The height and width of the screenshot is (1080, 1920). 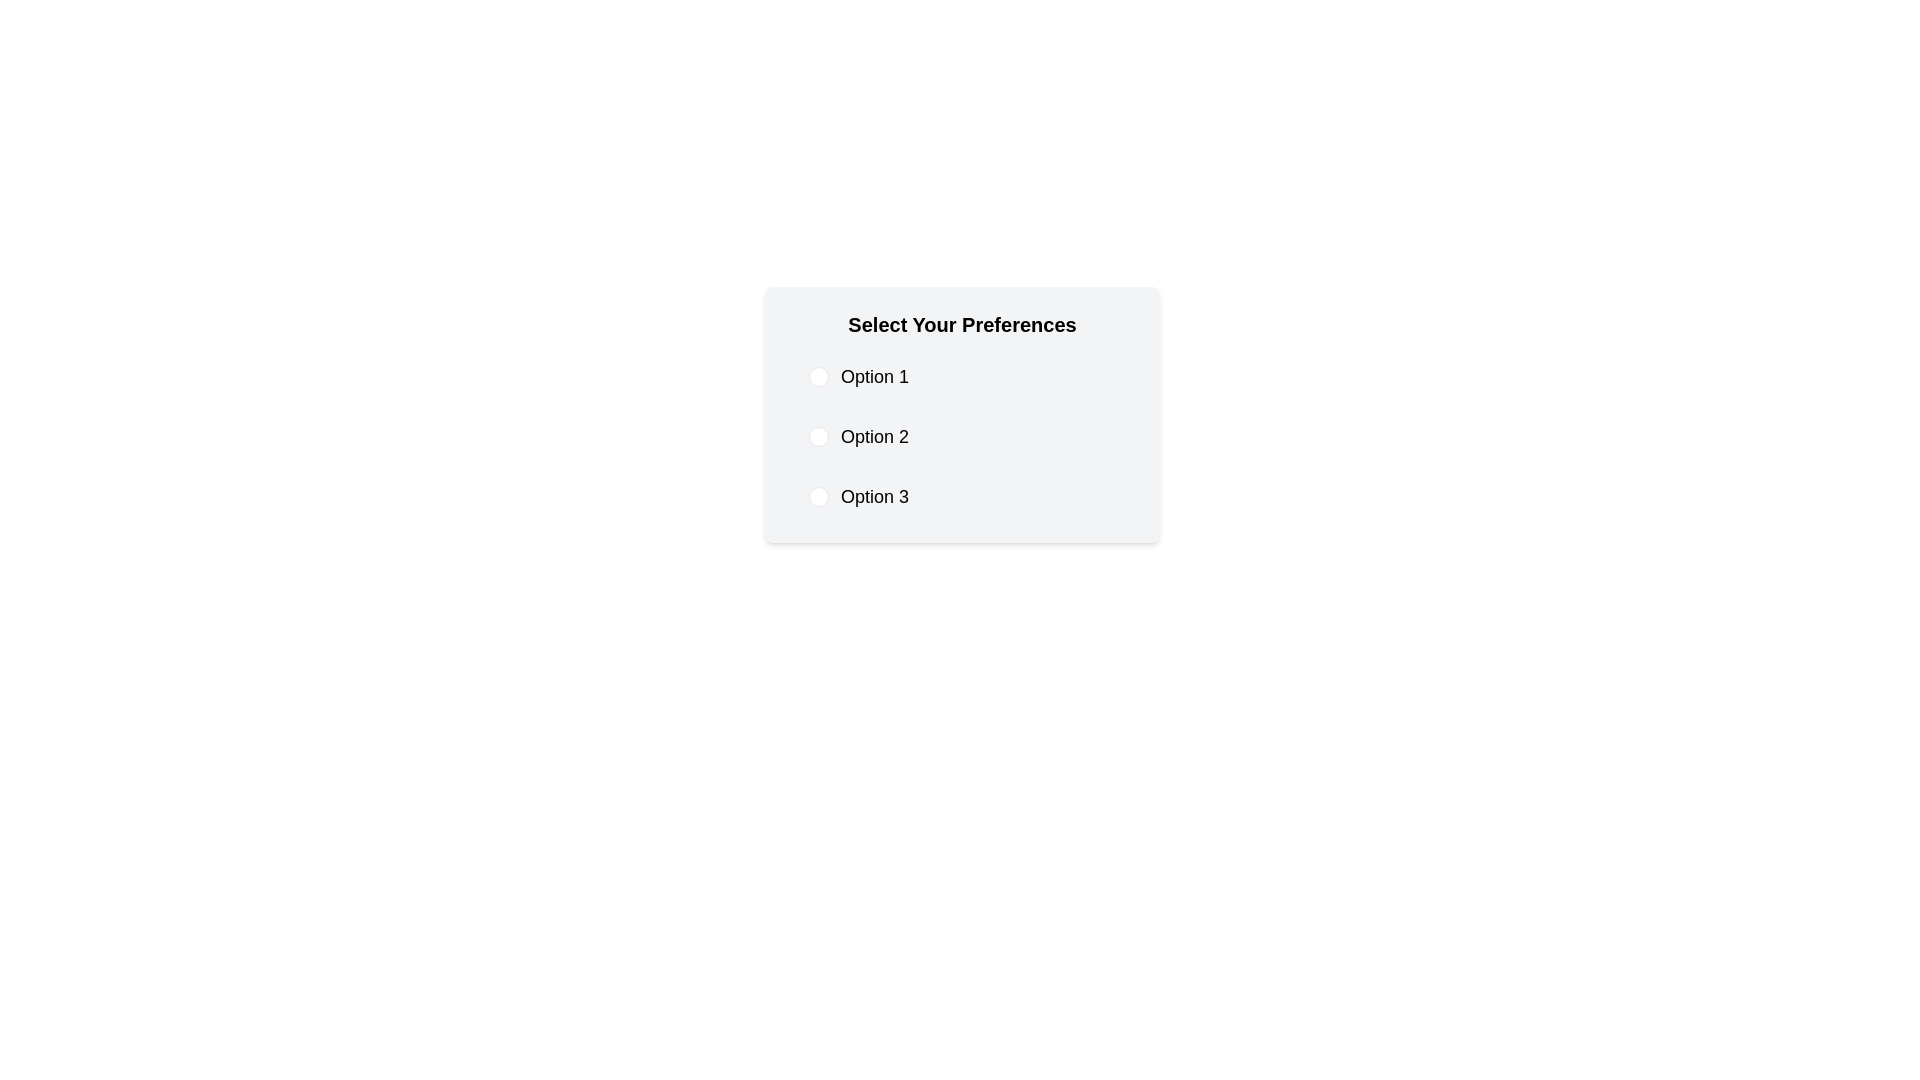 What do you see at coordinates (962, 496) in the screenshot?
I see `the selectable list item labeled 'Option 3'` at bounding box center [962, 496].